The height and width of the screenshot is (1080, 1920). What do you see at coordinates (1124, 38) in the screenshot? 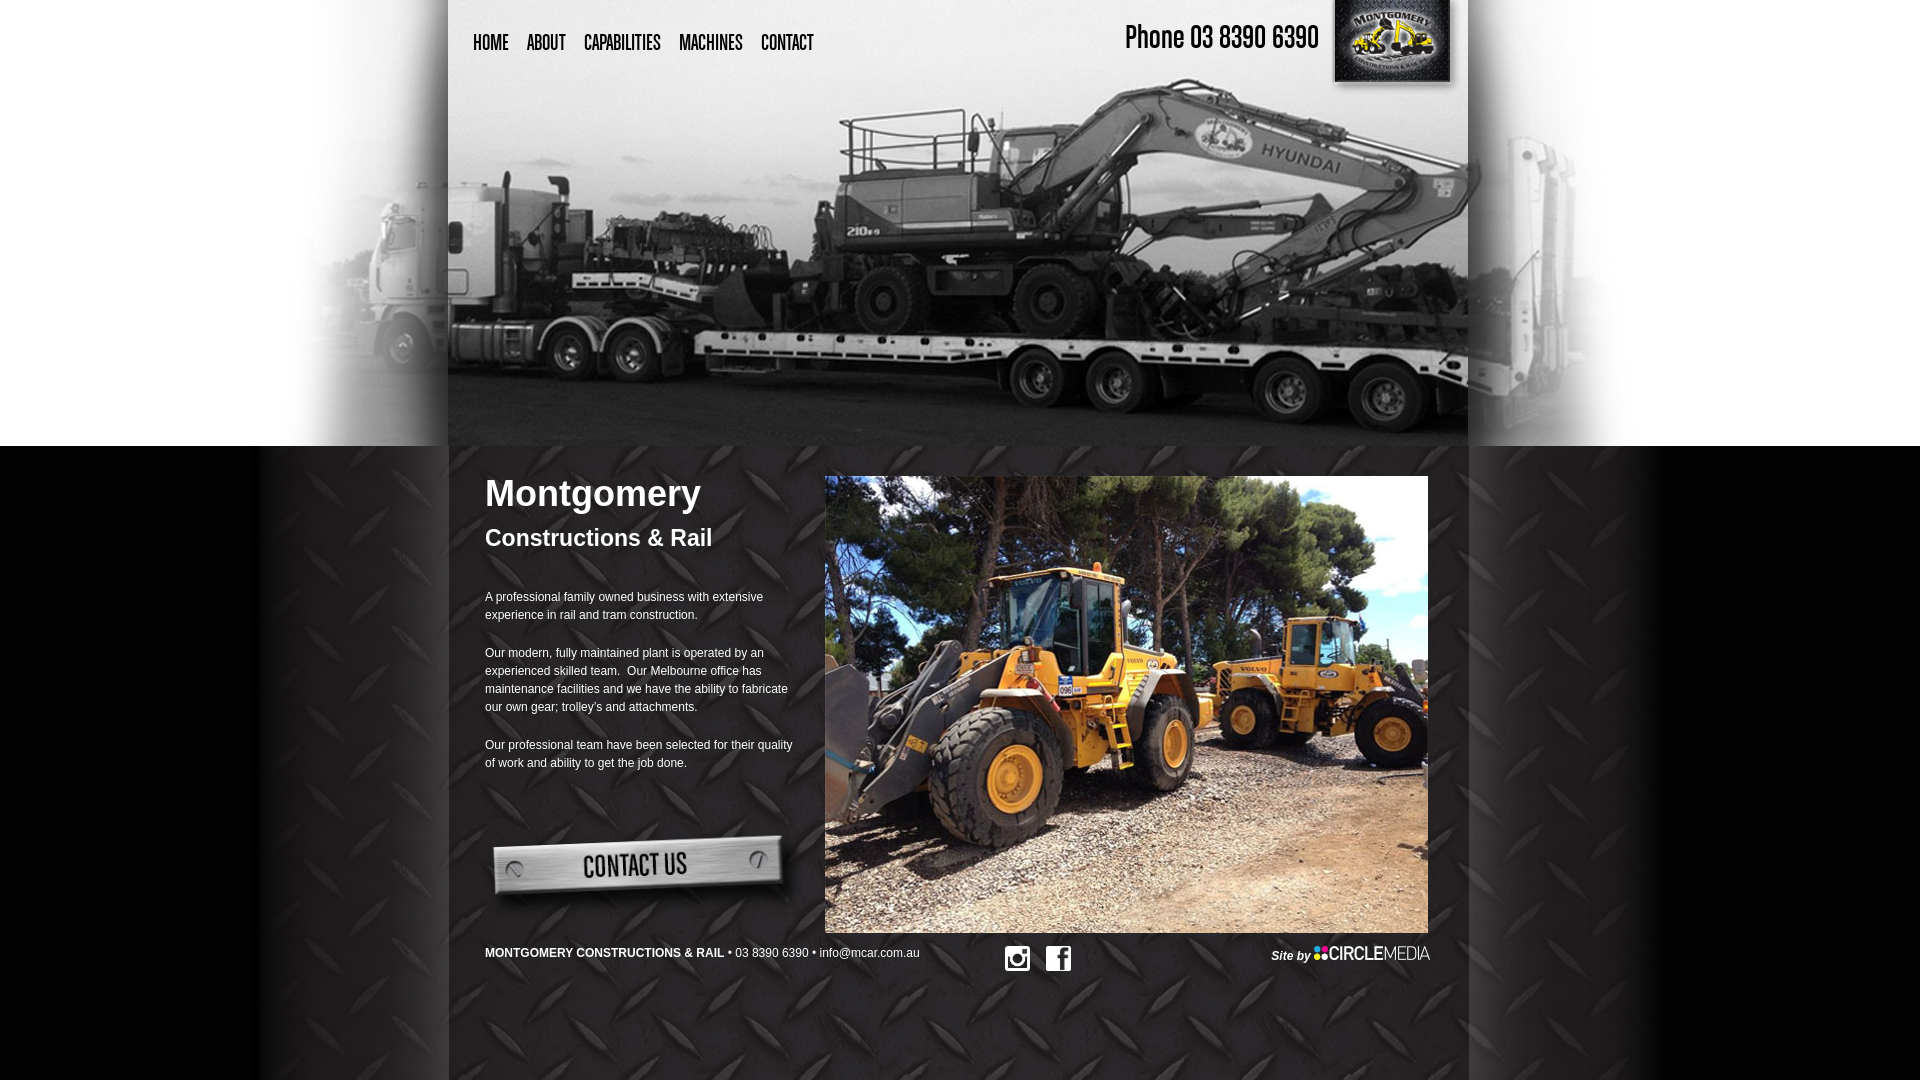
I see `'Phone 03 8390 6390'` at bounding box center [1124, 38].